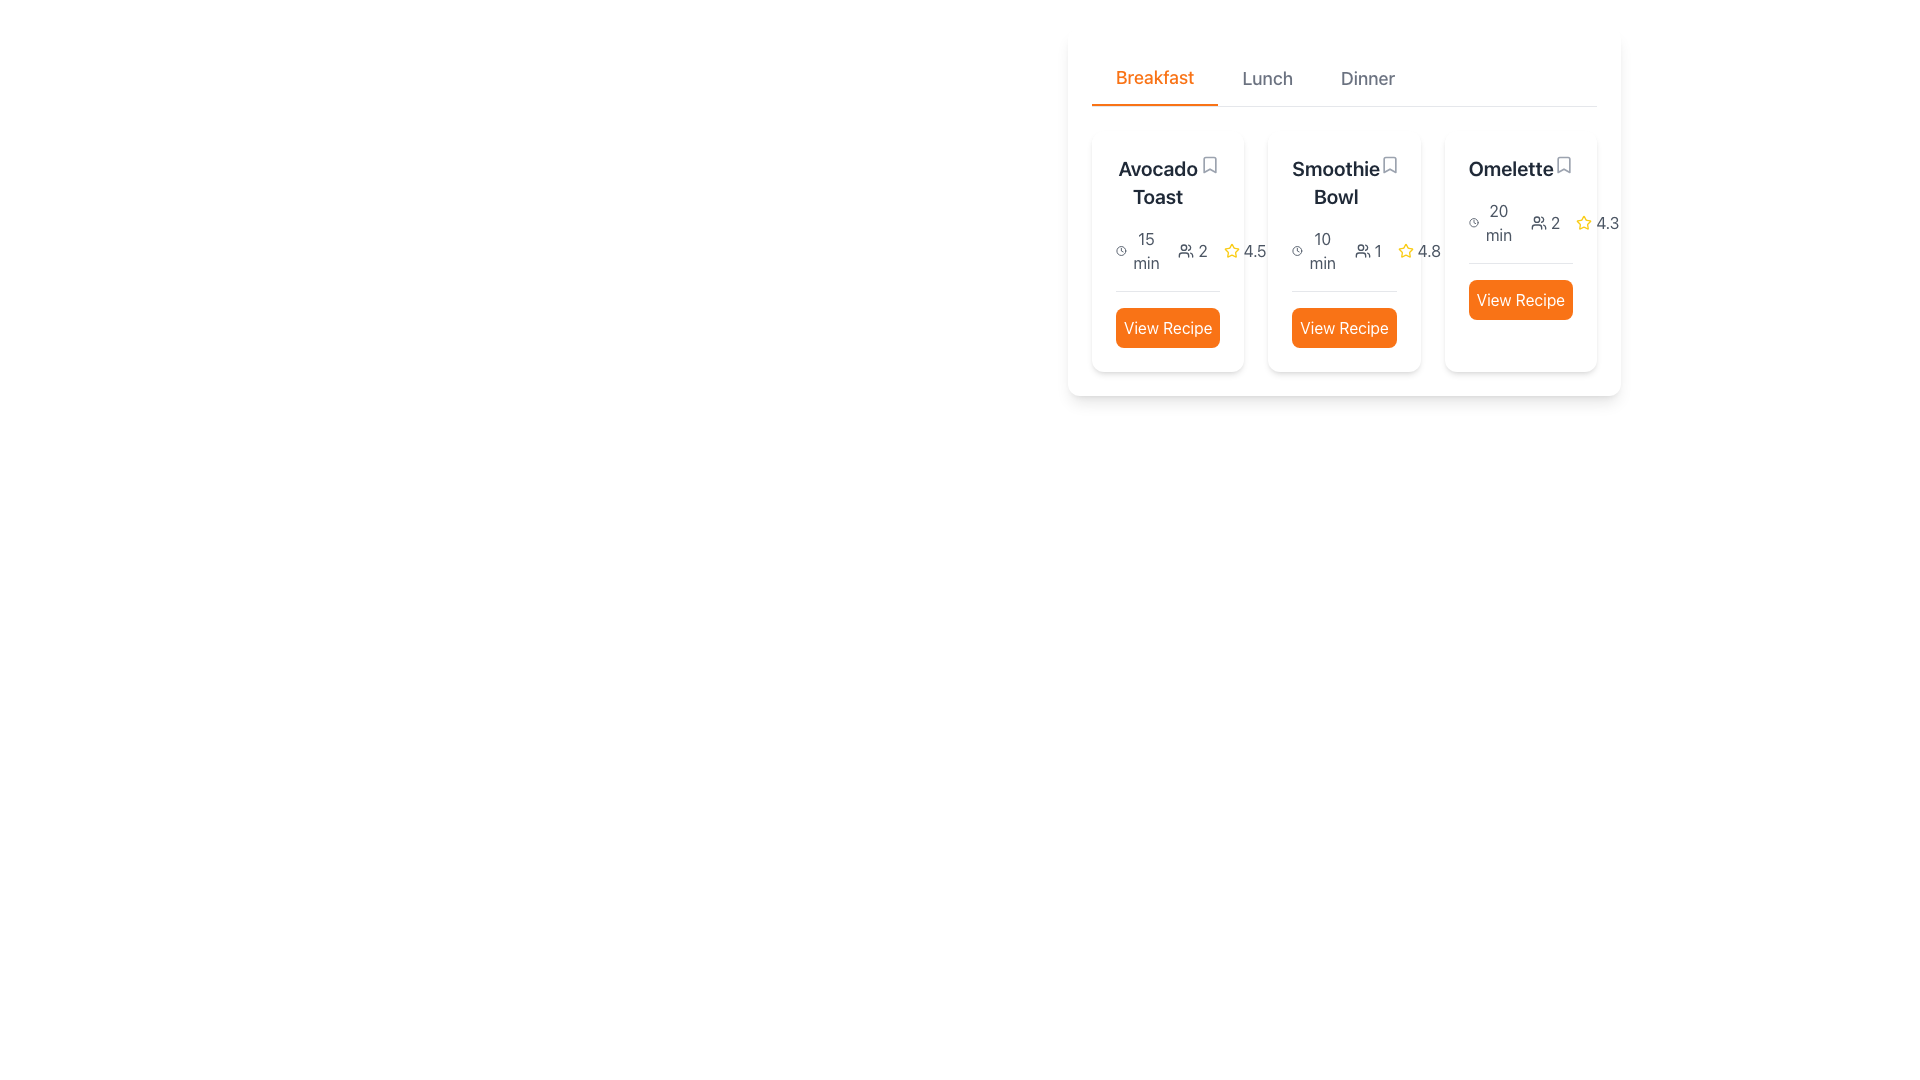 The width and height of the screenshot is (1920, 1080). I want to click on the numerical rating text label located in the third card of the 'Breakfast' section, which is aligned next to the yellow star icon beneath the recipe title, so click(1418, 249).